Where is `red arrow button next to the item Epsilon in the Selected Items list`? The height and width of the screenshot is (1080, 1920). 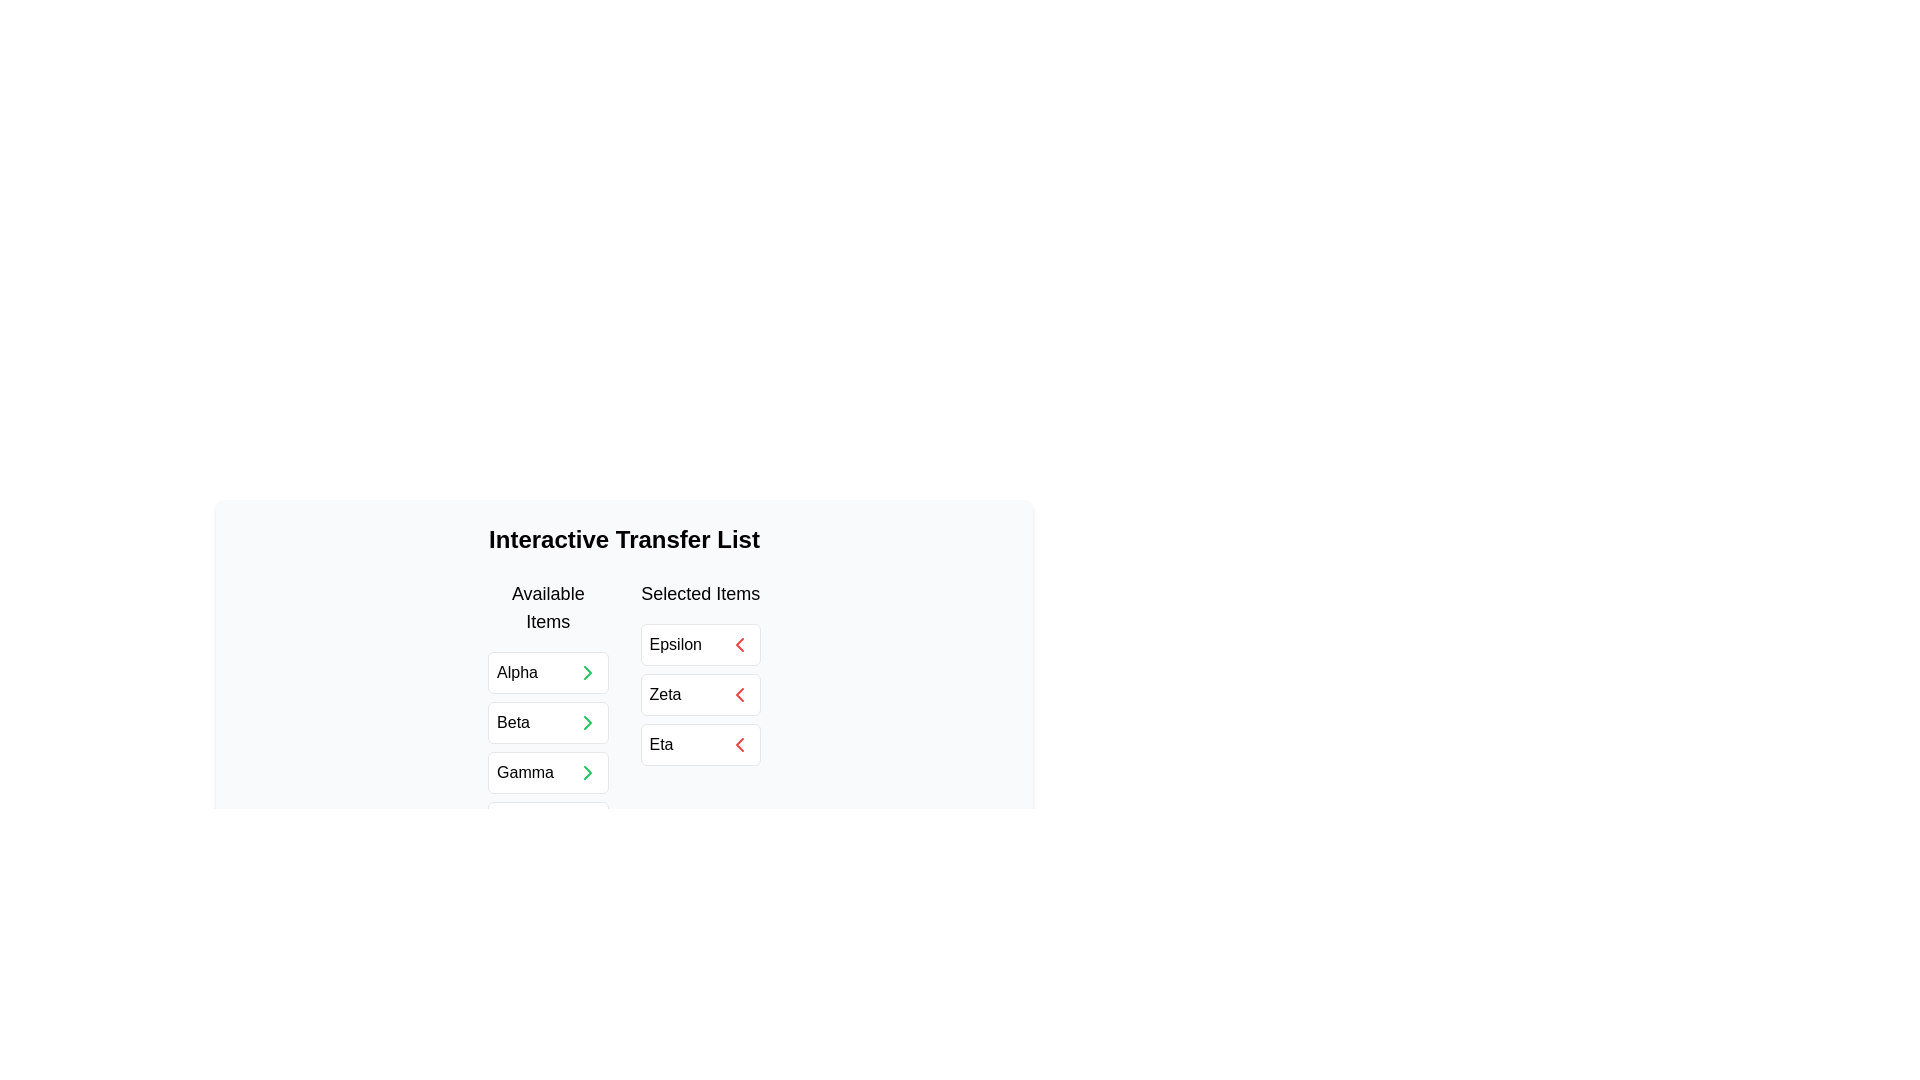 red arrow button next to the item Epsilon in the Selected Items list is located at coordinates (738, 644).